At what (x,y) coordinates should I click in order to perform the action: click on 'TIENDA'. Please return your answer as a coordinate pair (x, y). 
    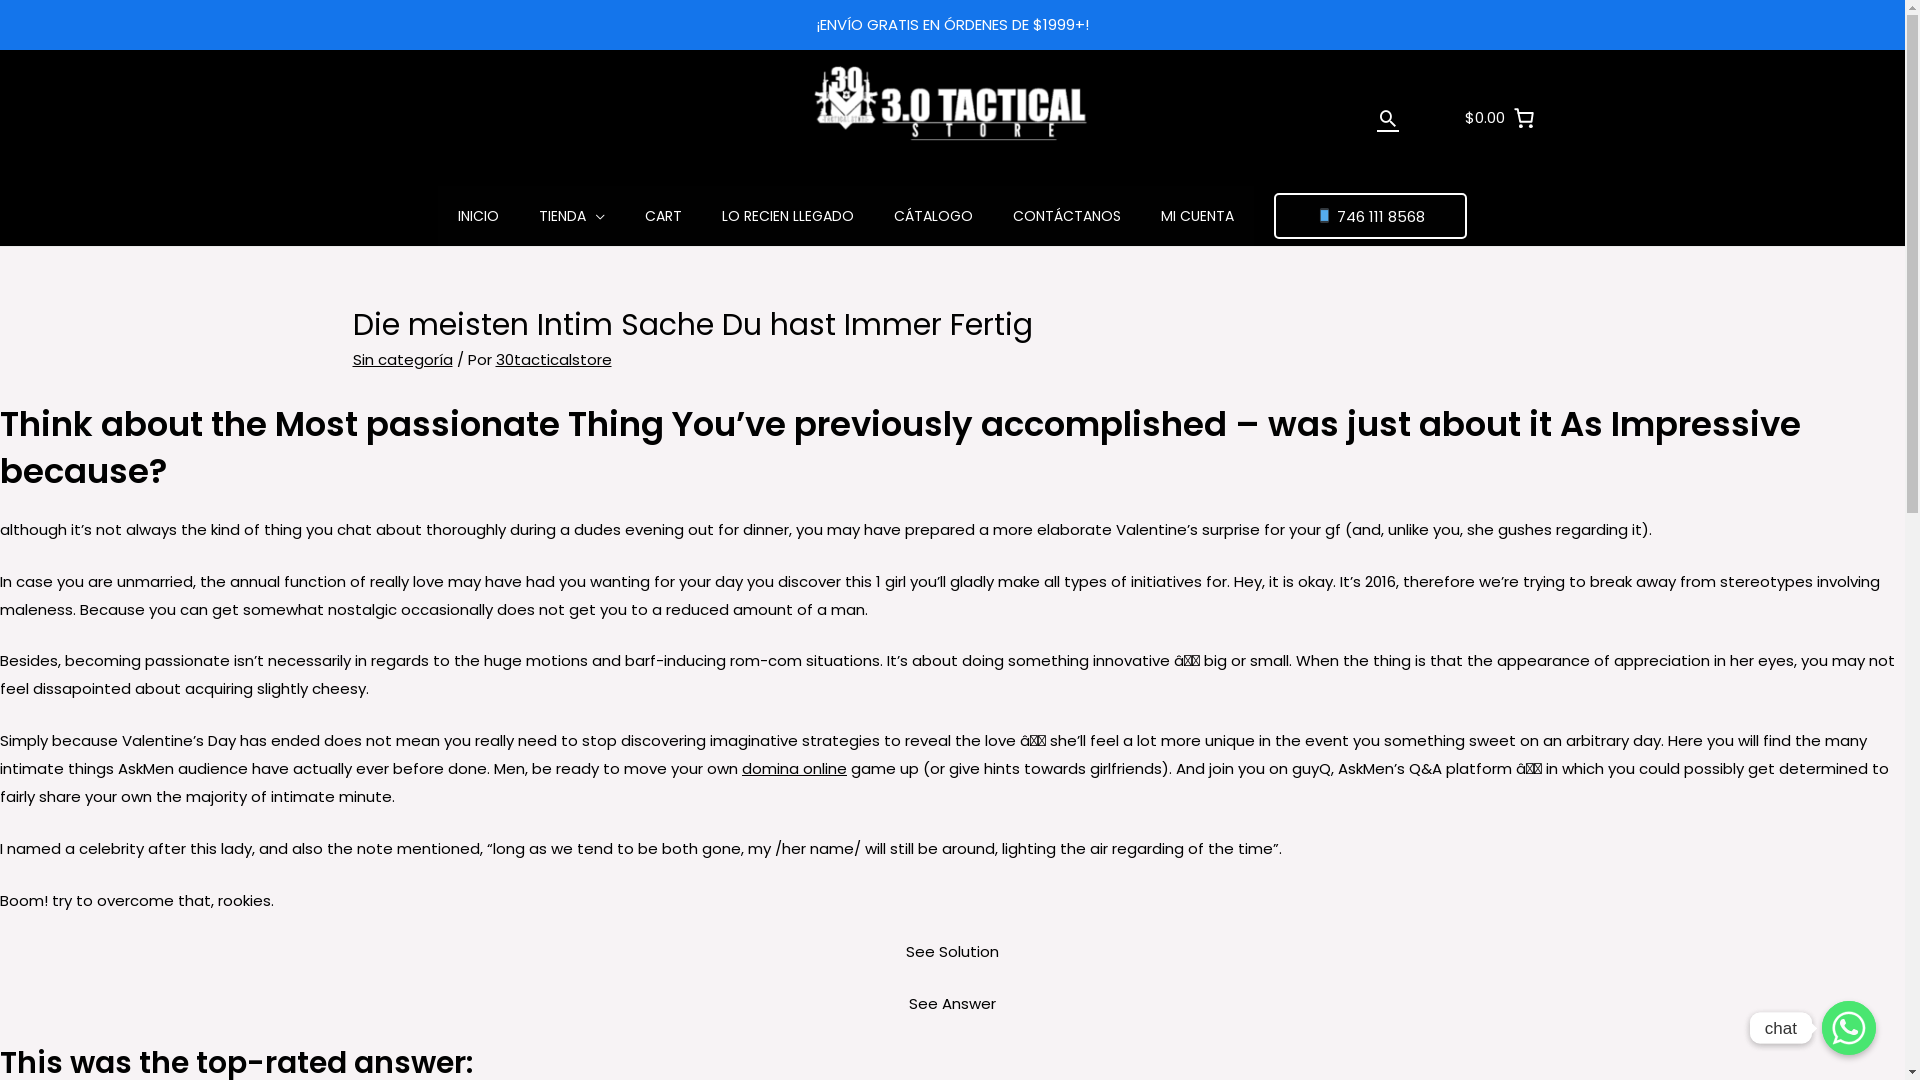
    Looking at the image, I should click on (570, 216).